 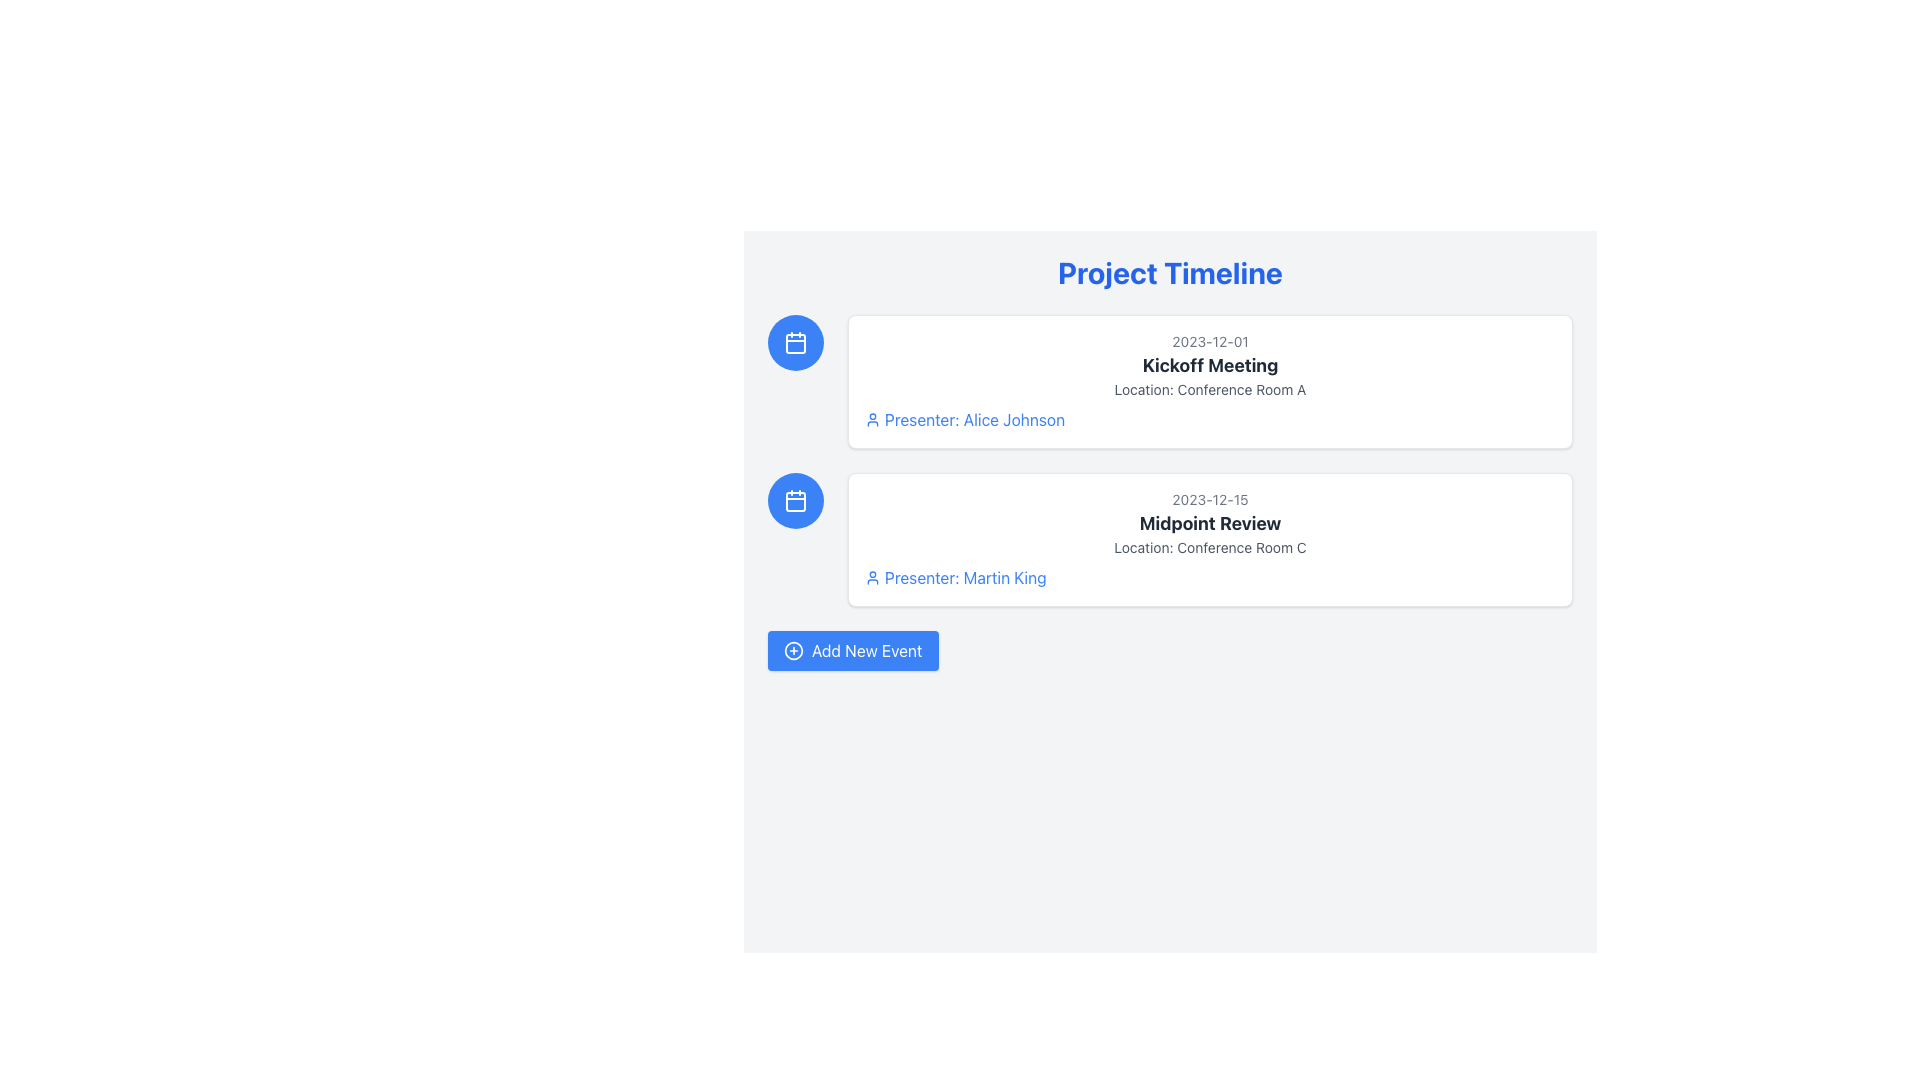 What do you see at coordinates (1209, 499) in the screenshot?
I see `the text displaying the scheduled date for the event in the card section titled 'Midpoint Review'` at bounding box center [1209, 499].